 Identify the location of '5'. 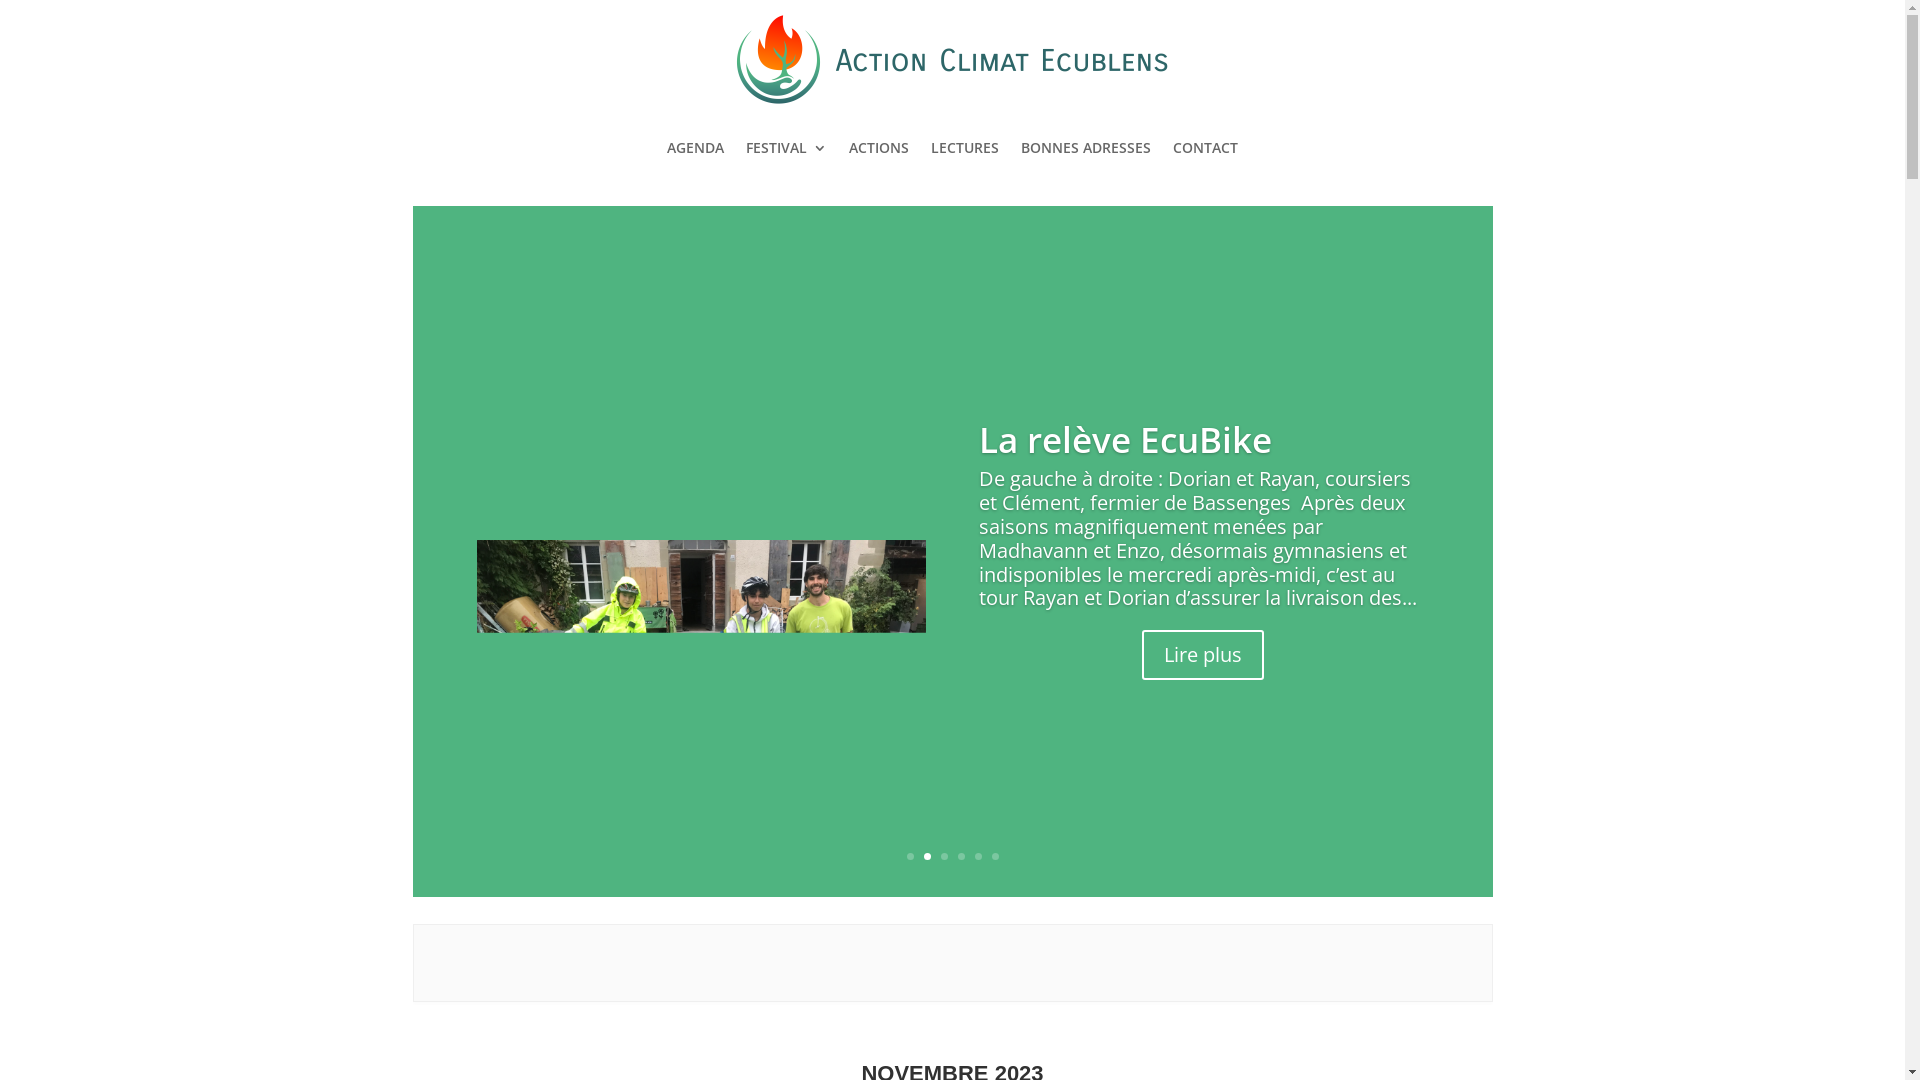
(977, 855).